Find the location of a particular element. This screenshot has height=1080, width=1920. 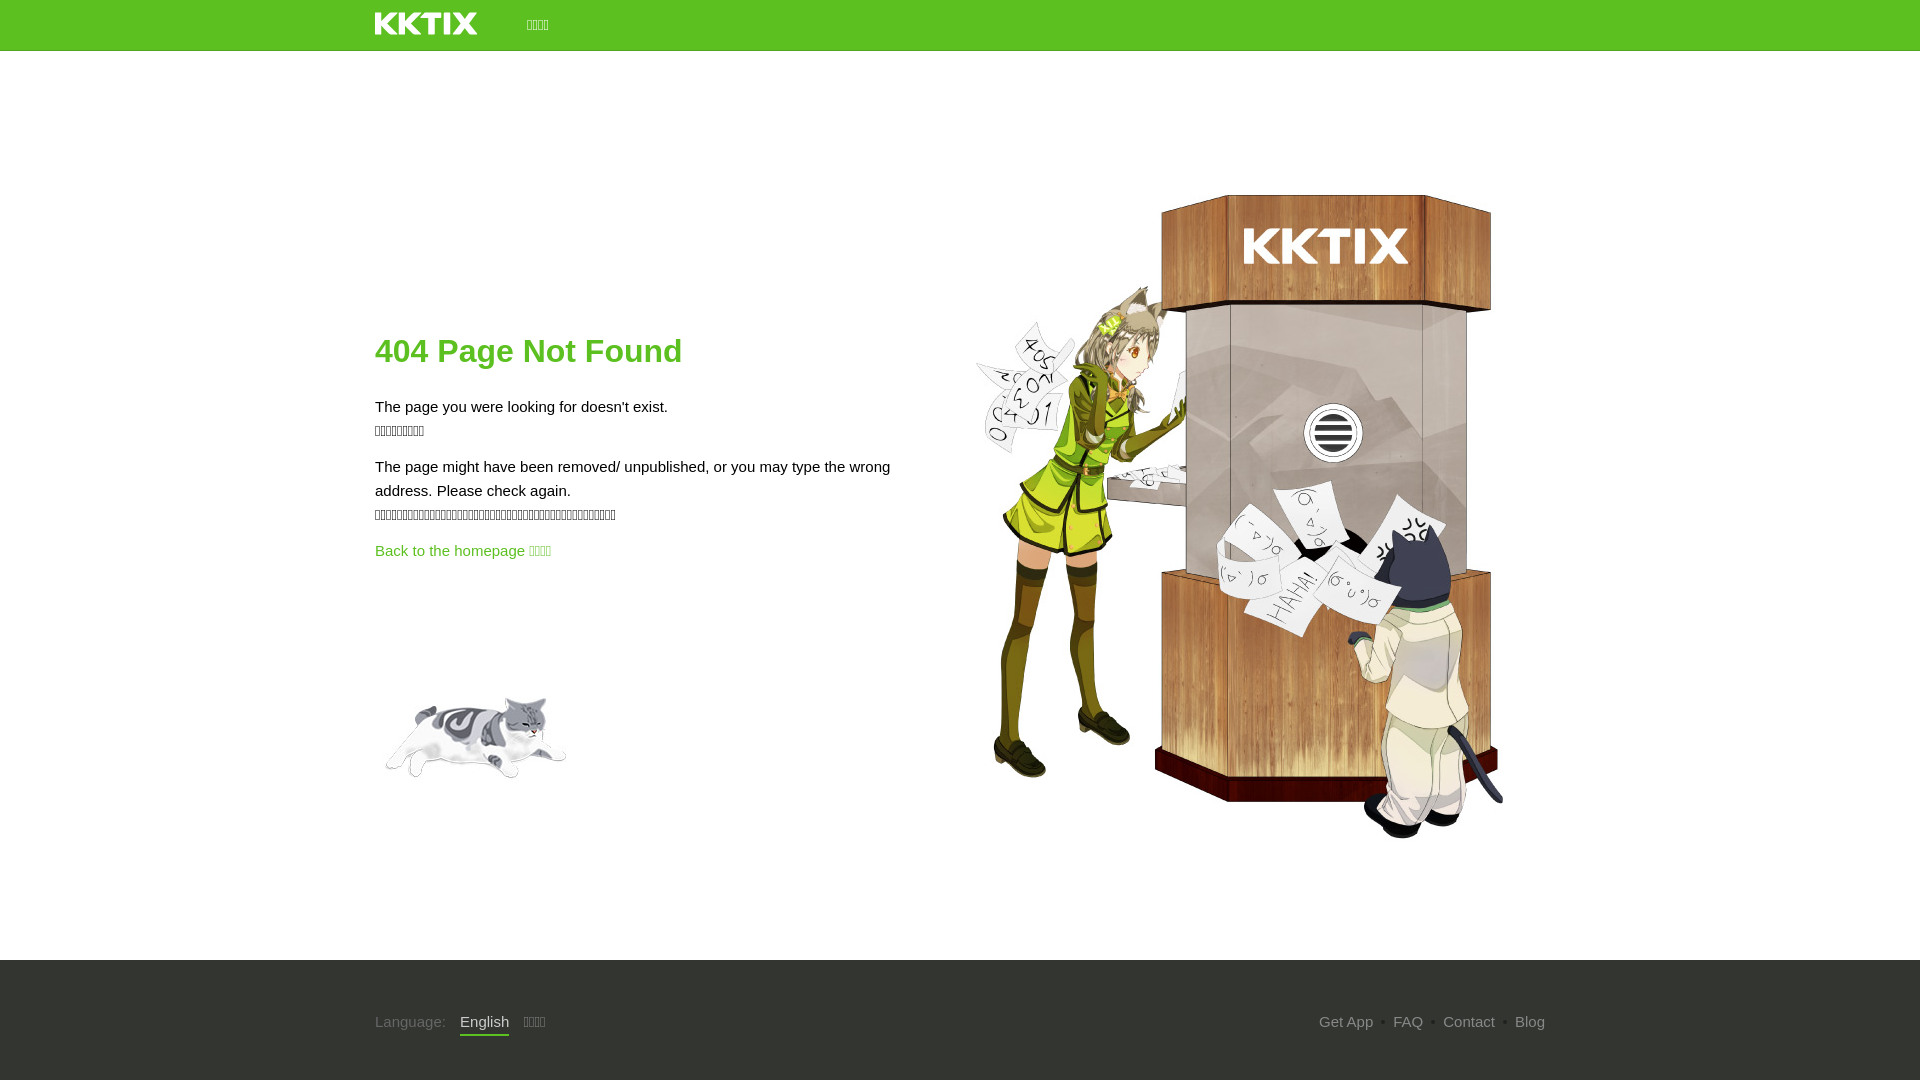

'FAQ' is located at coordinates (1391, 1021).